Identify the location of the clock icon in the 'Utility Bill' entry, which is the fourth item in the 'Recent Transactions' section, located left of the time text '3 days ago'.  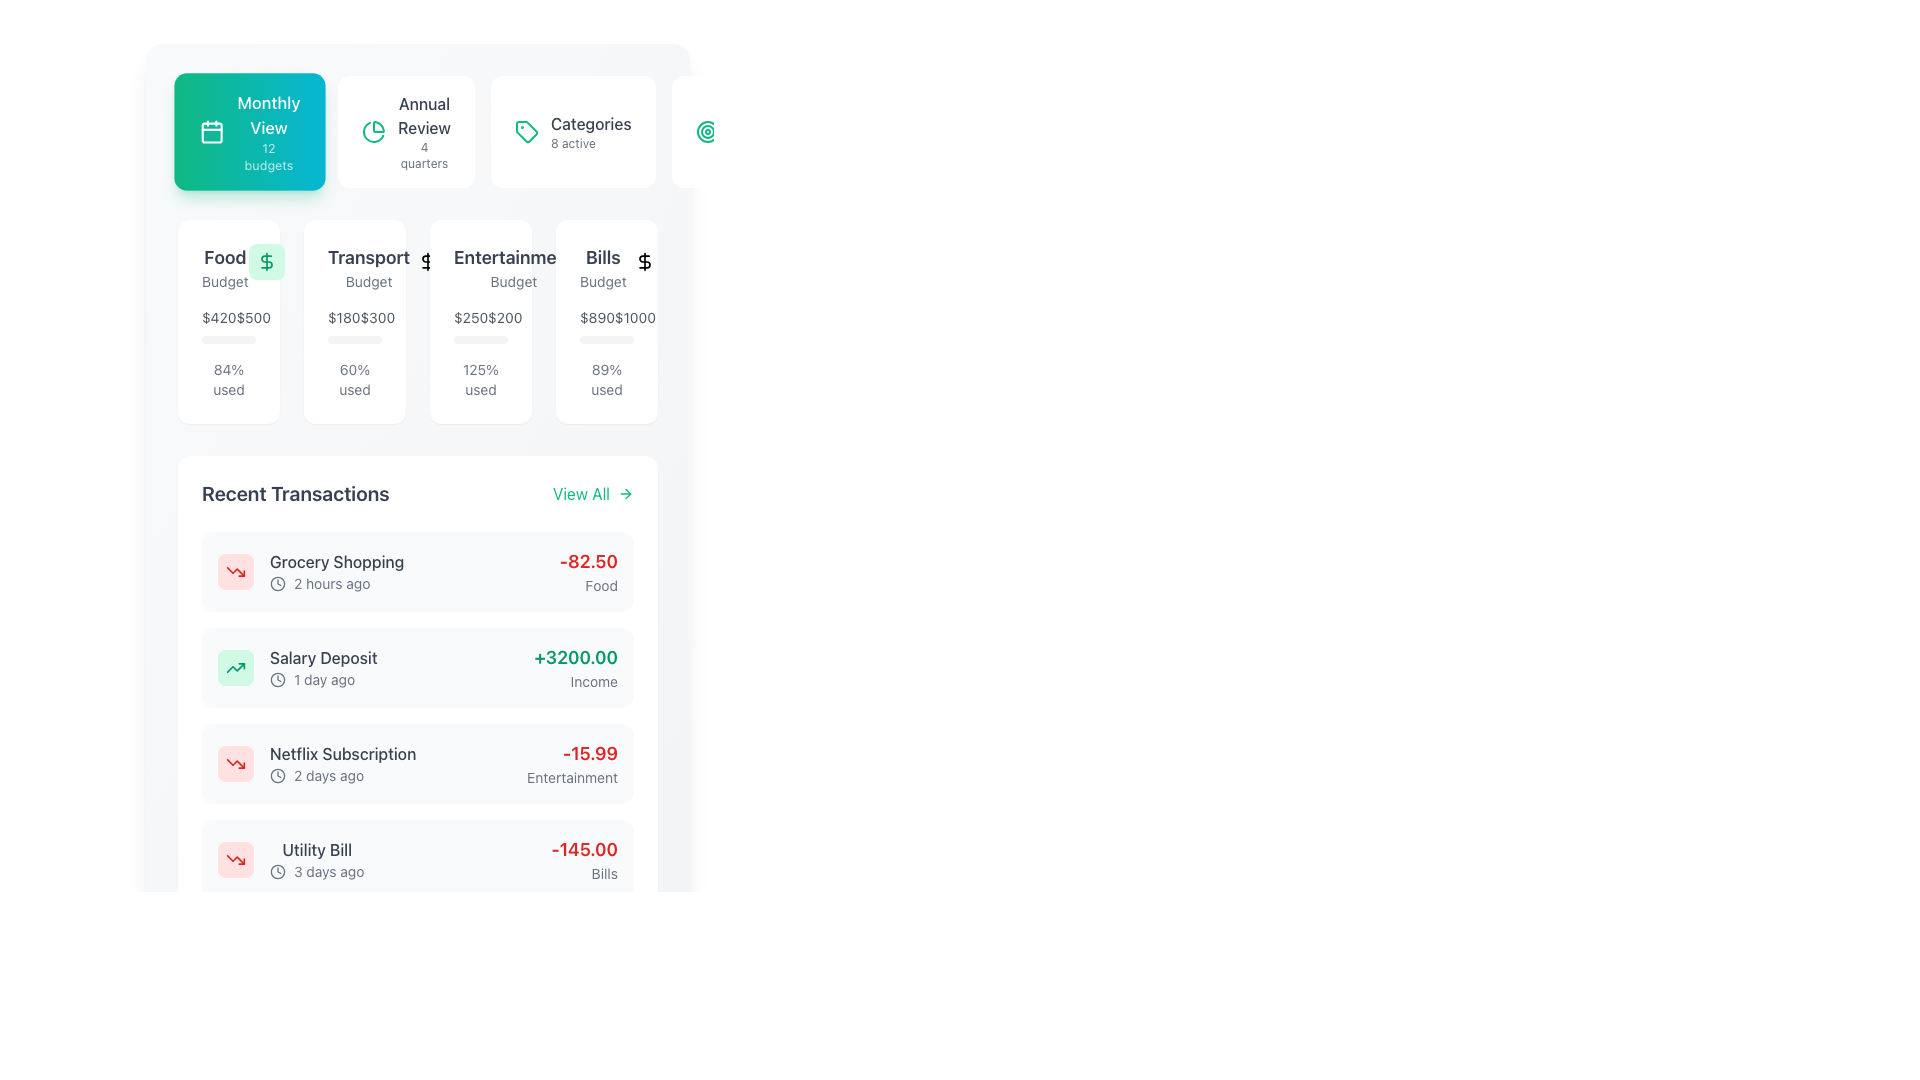
(277, 870).